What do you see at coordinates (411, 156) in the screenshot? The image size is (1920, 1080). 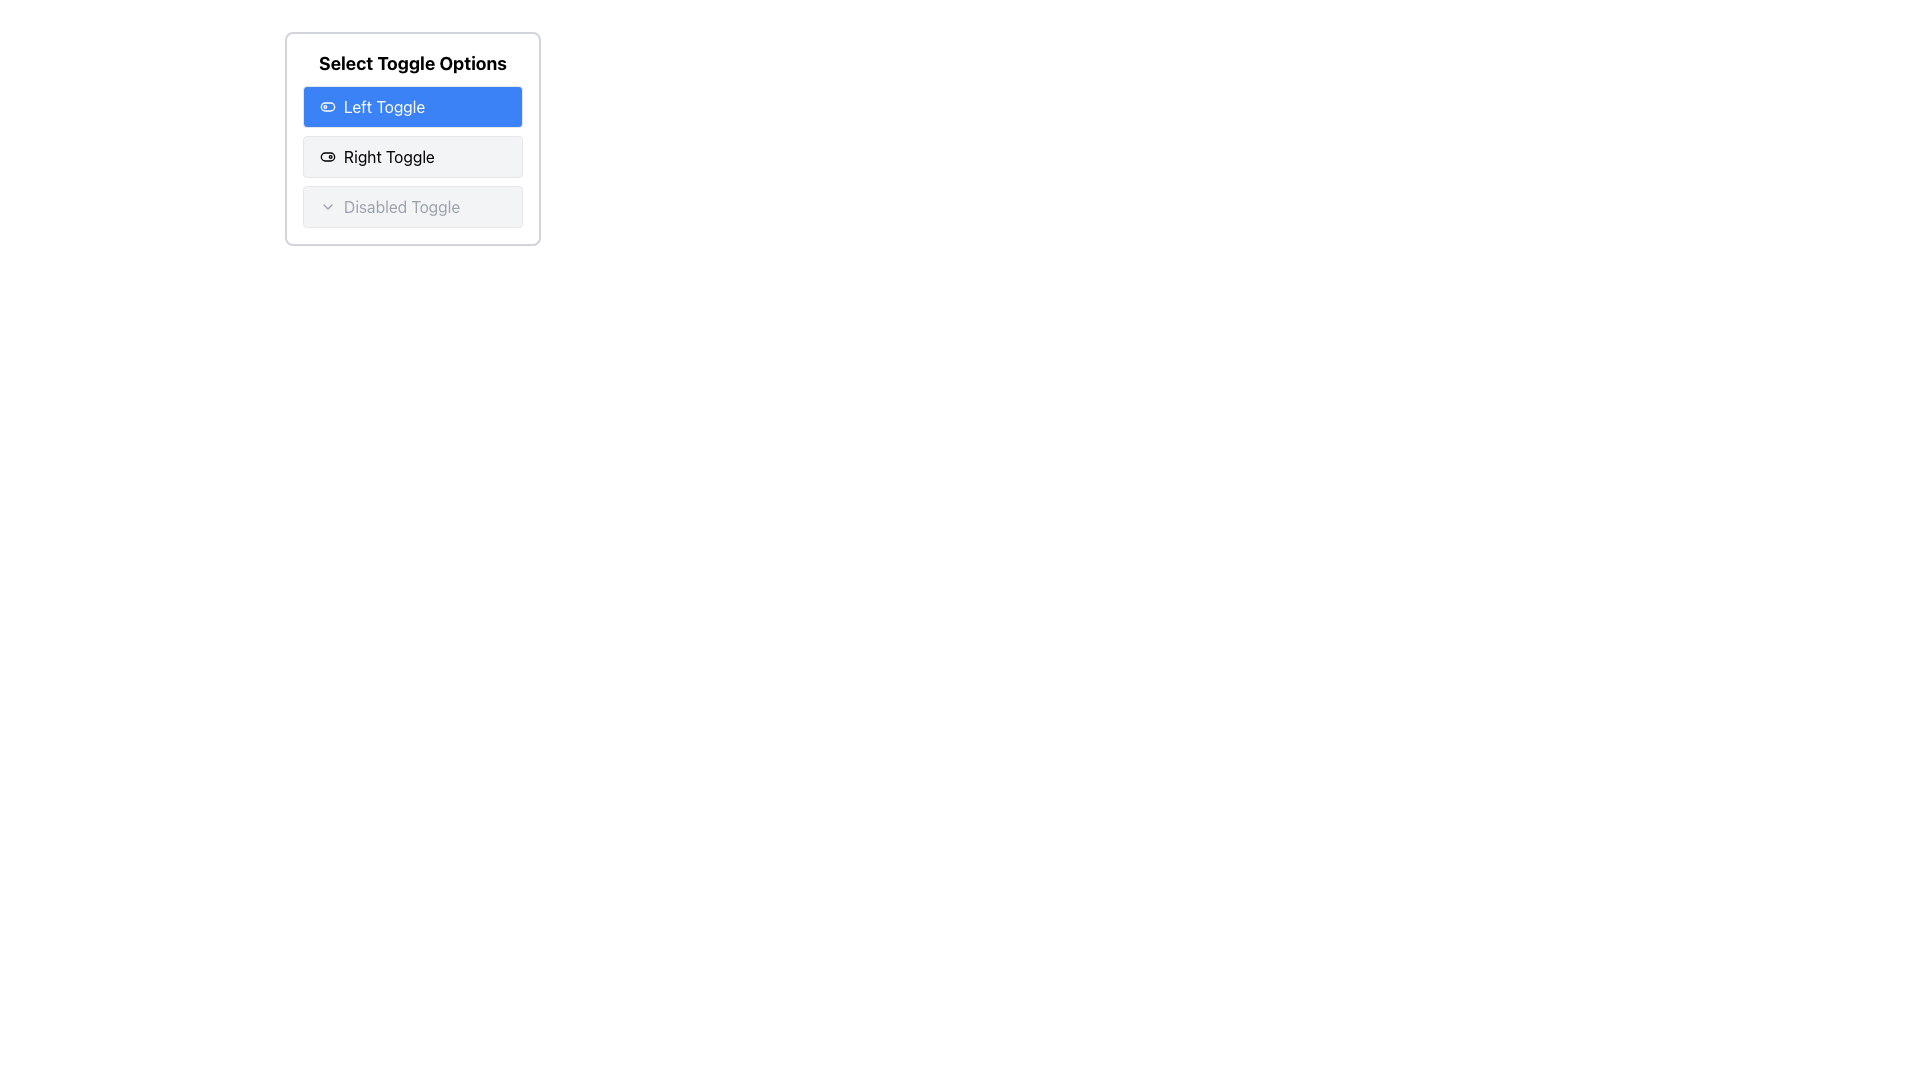 I see `the 'Right Toggle' button, which is a rectangular button with a light gray background and rounded corners` at bounding box center [411, 156].